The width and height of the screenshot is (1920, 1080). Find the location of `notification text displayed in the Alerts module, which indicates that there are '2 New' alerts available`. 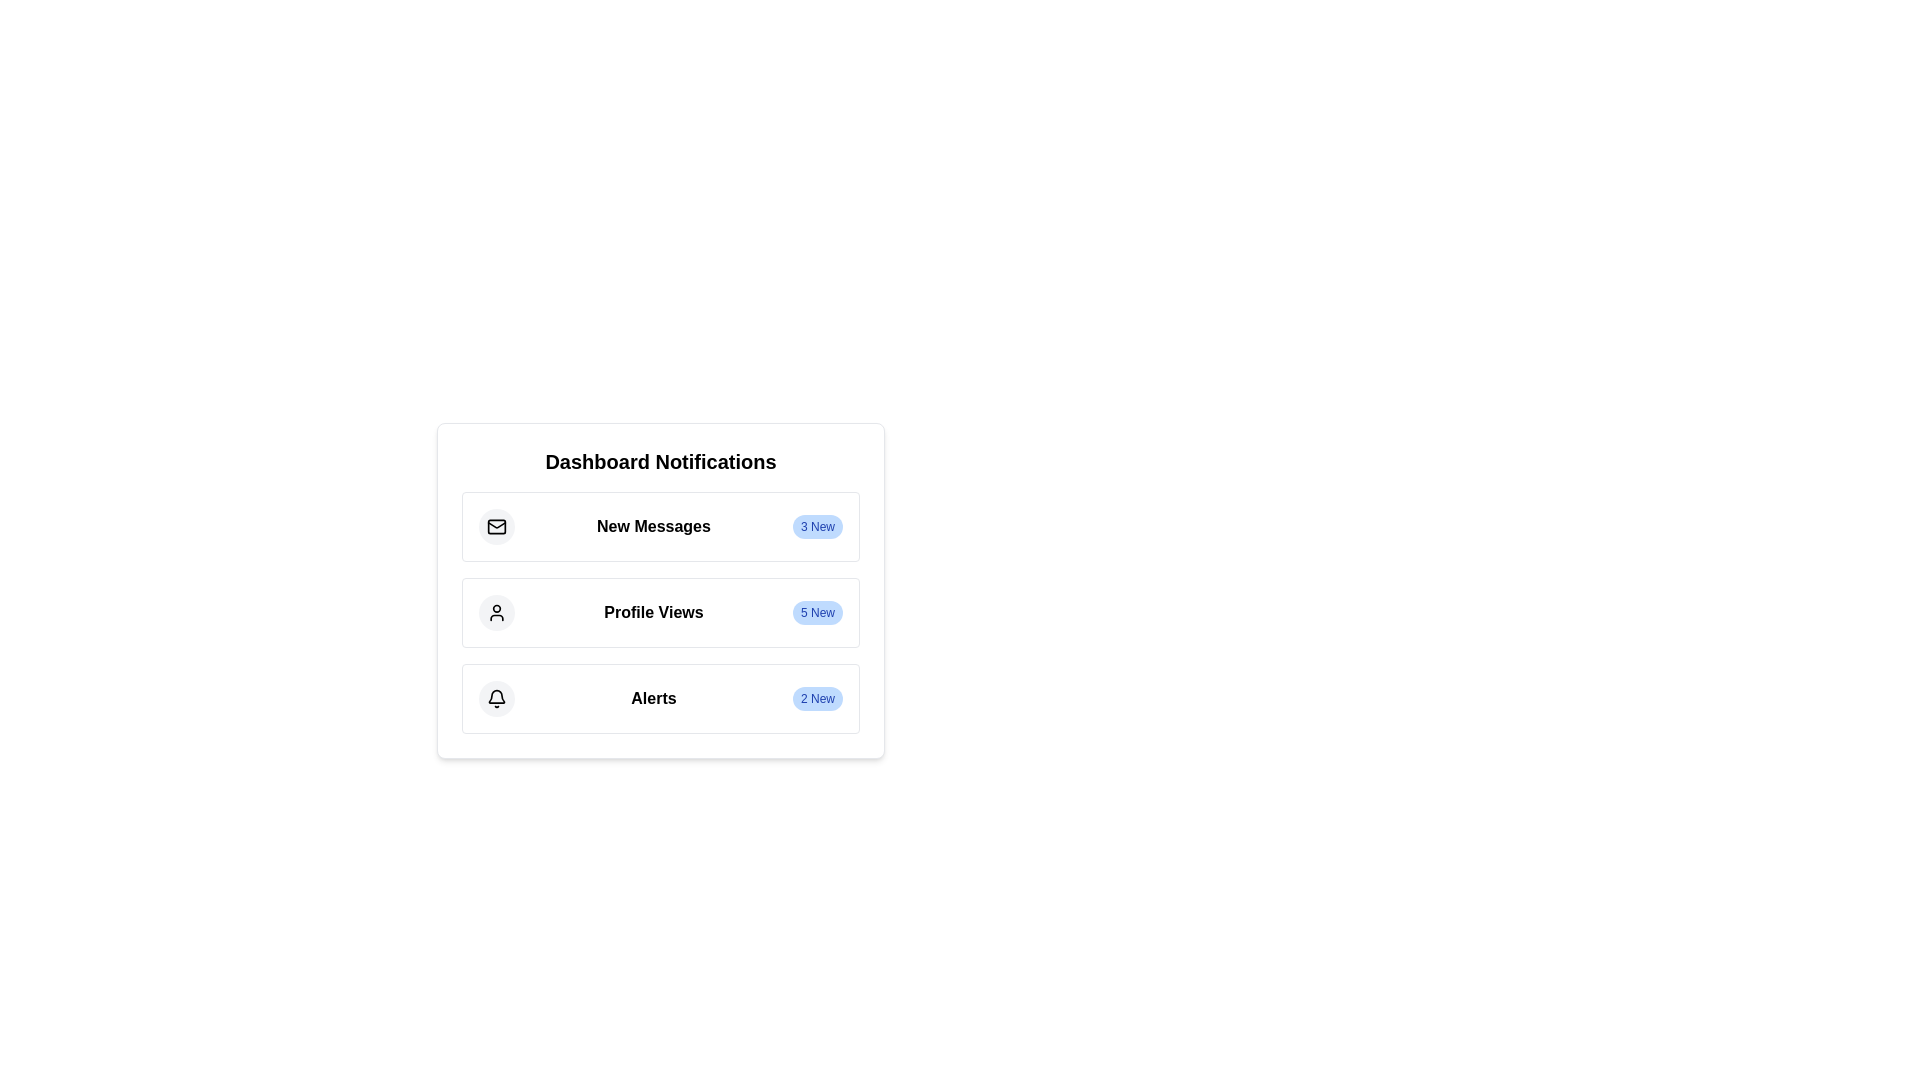

notification text displayed in the Alerts module, which indicates that there are '2 New' alerts available is located at coordinates (661, 697).